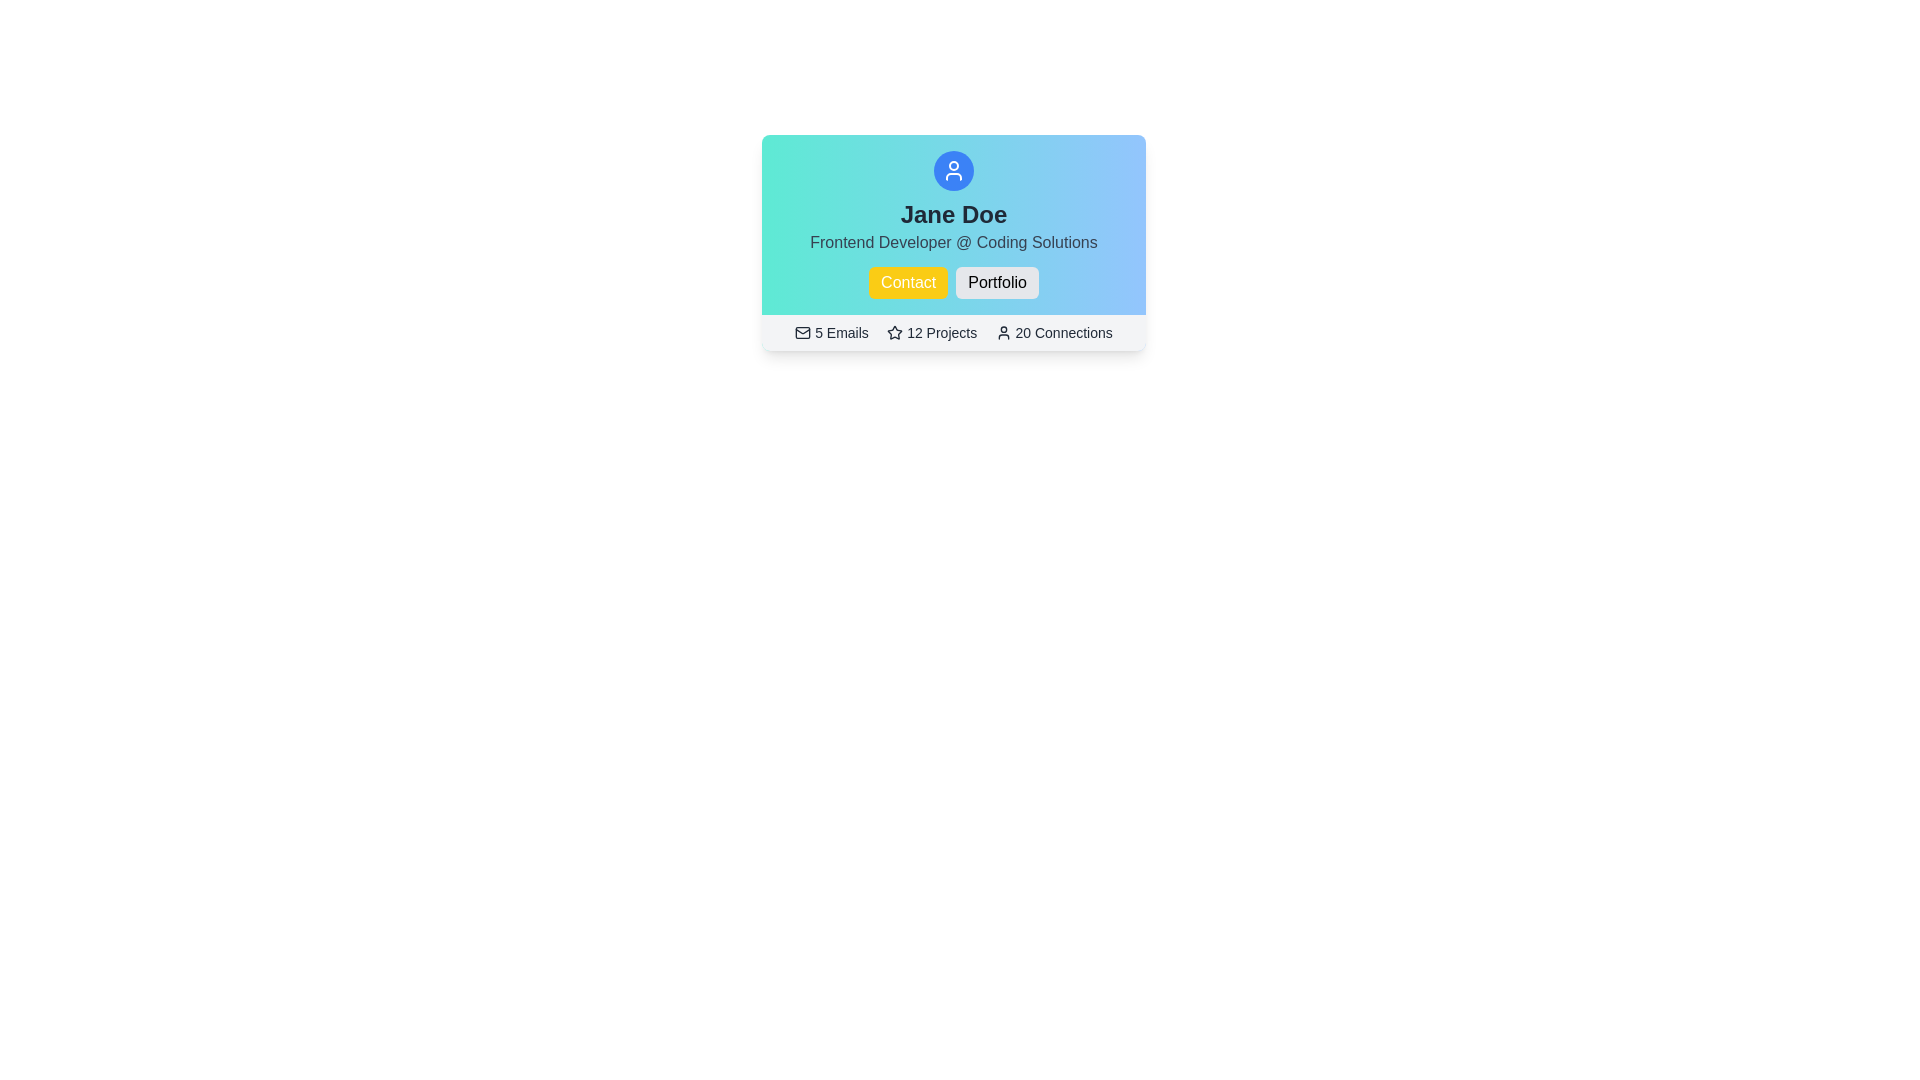  What do you see at coordinates (953, 331) in the screenshot?
I see `the text with icons row displaying '5 Emails 12 Projects 20 Connections' located below the 'Contact' and 'Portfolio' buttons` at bounding box center [953, 331].